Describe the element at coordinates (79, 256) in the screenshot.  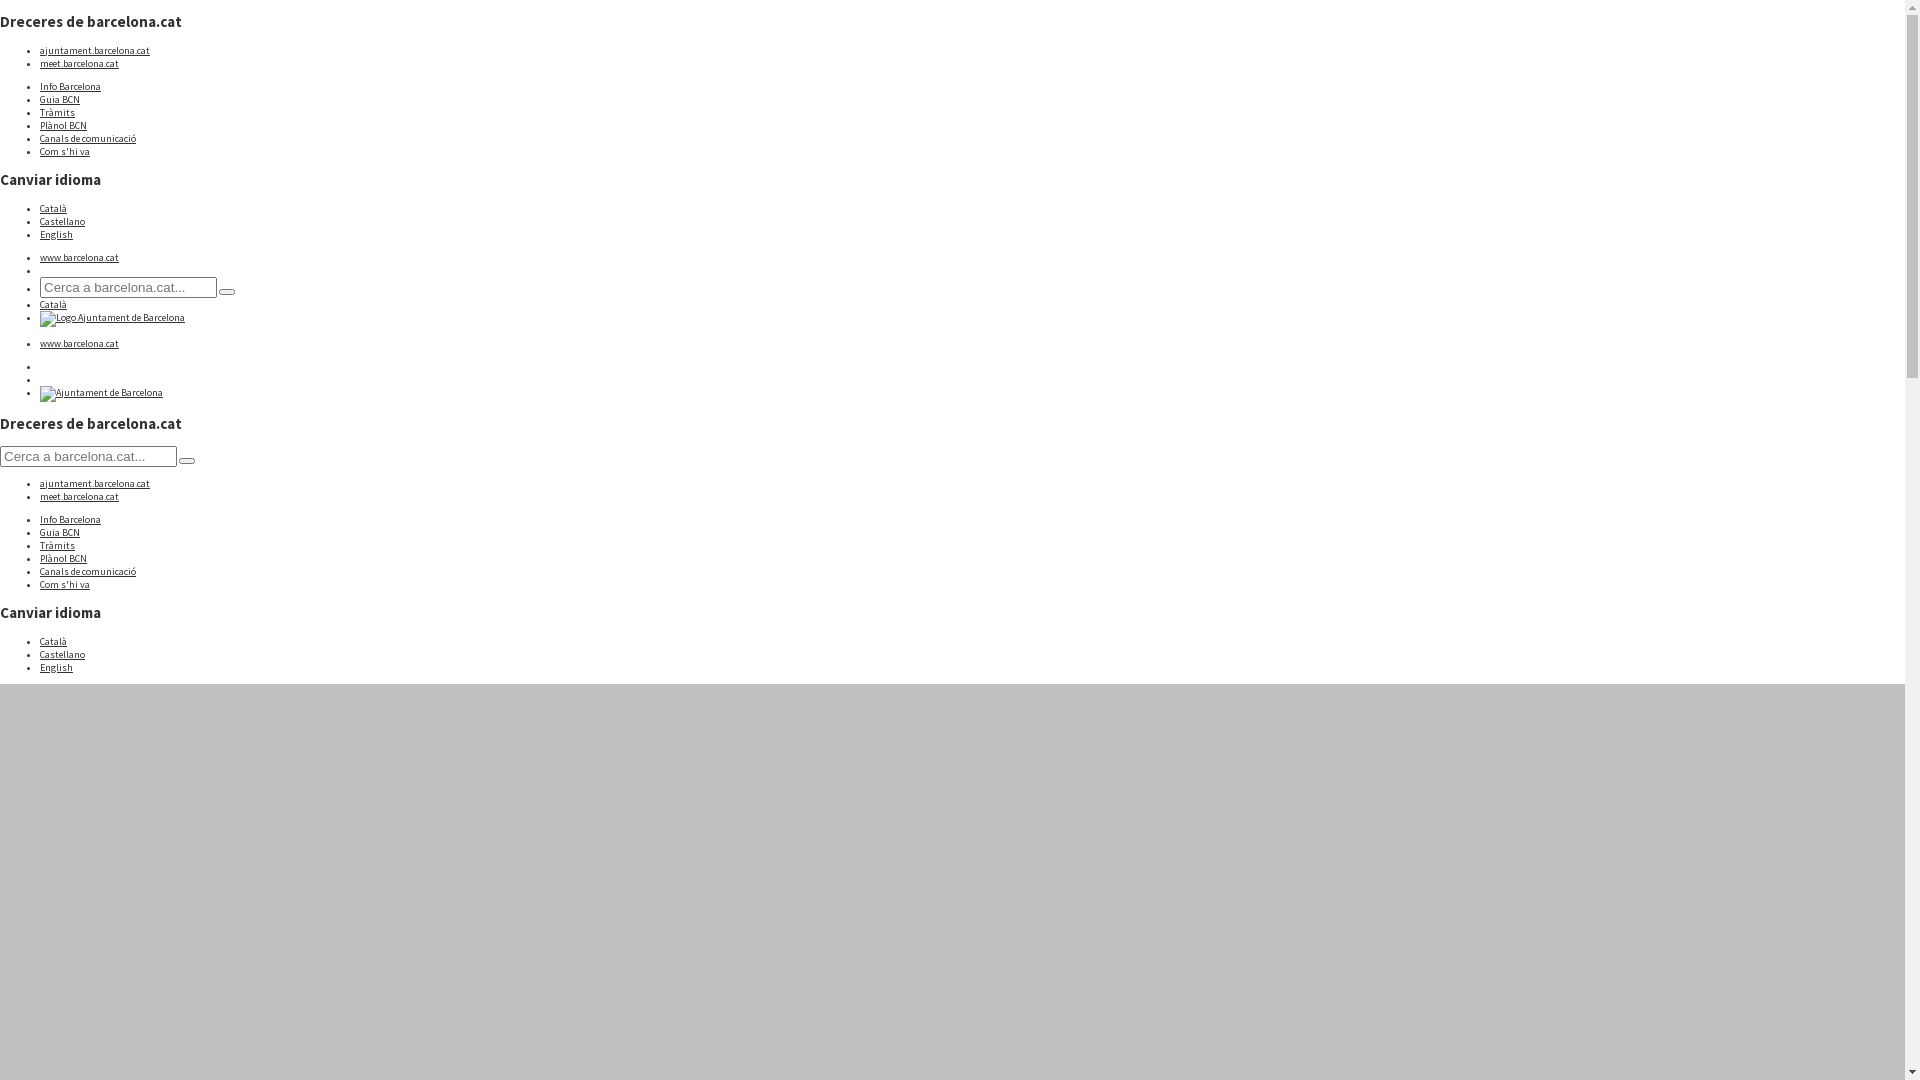
I see `'www.barcelona.cat'` at that location.